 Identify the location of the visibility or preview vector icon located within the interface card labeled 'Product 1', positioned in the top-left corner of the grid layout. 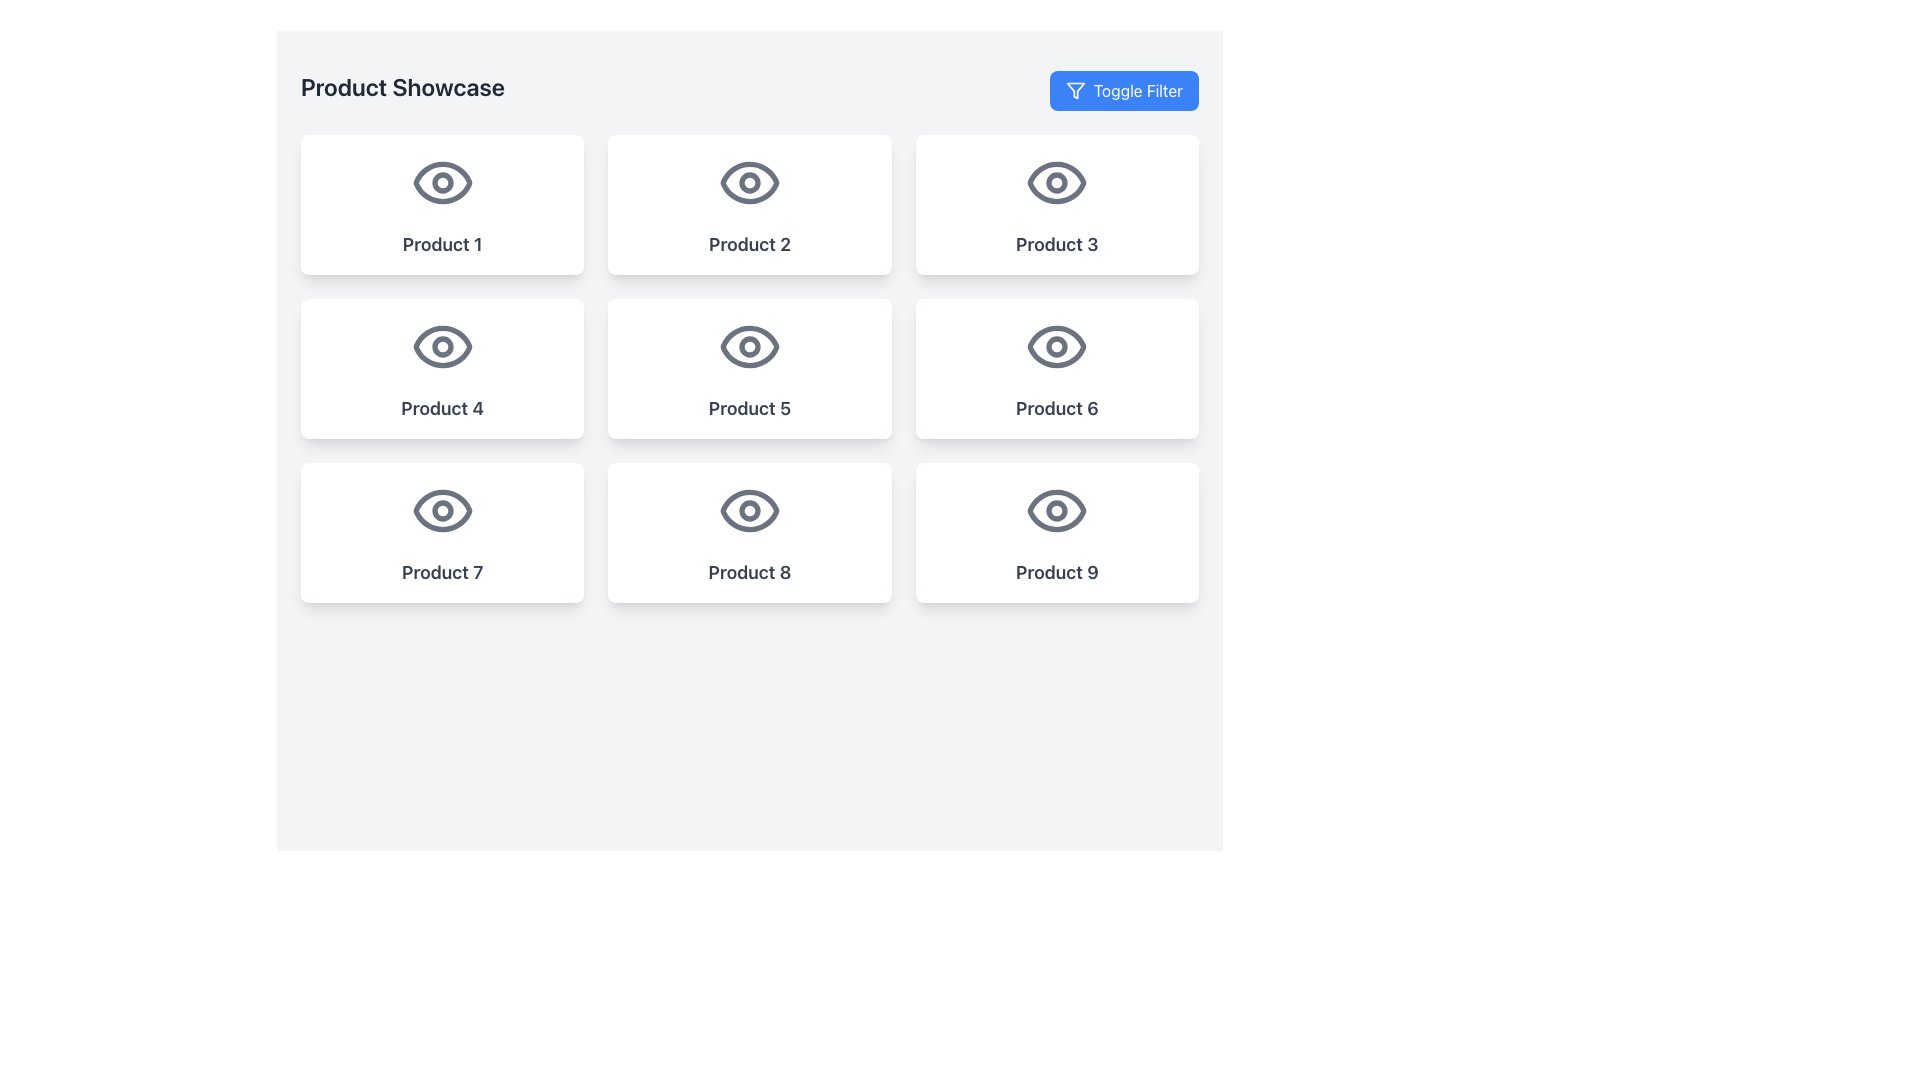
(441, 182).